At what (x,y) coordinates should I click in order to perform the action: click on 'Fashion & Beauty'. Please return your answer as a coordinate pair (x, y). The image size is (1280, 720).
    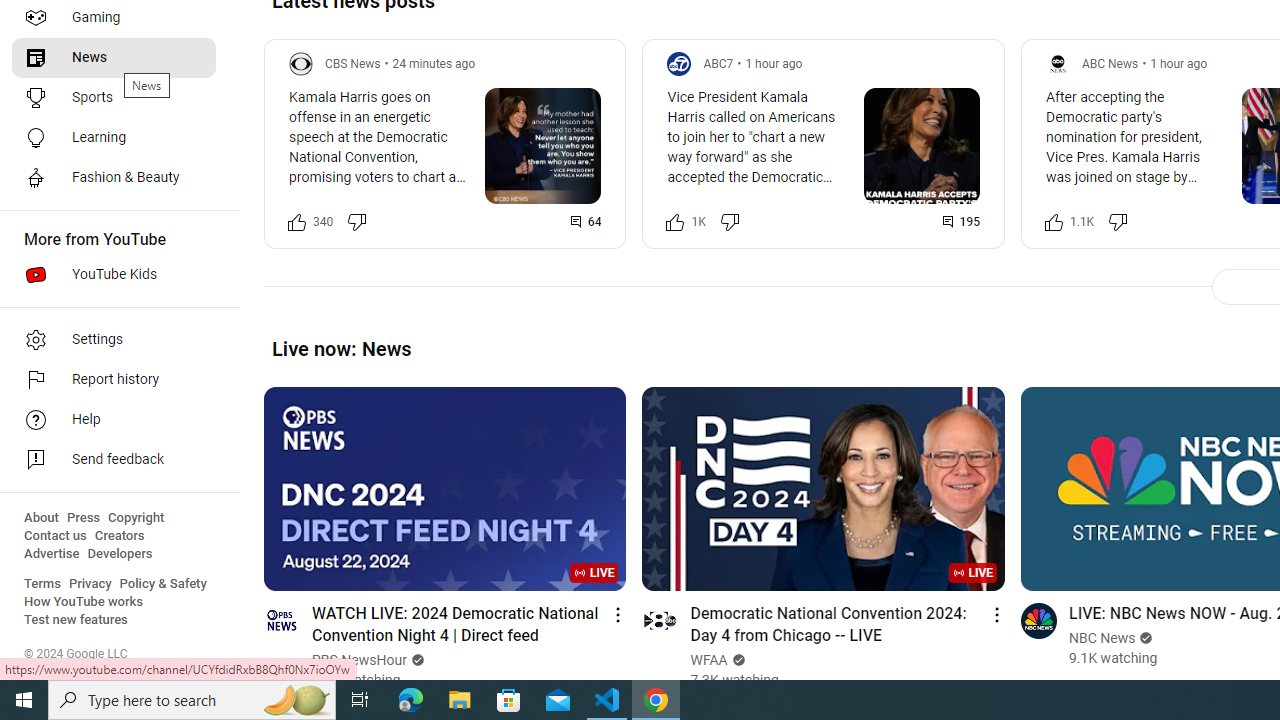
    Looking at the image, I should click on (112, 176).